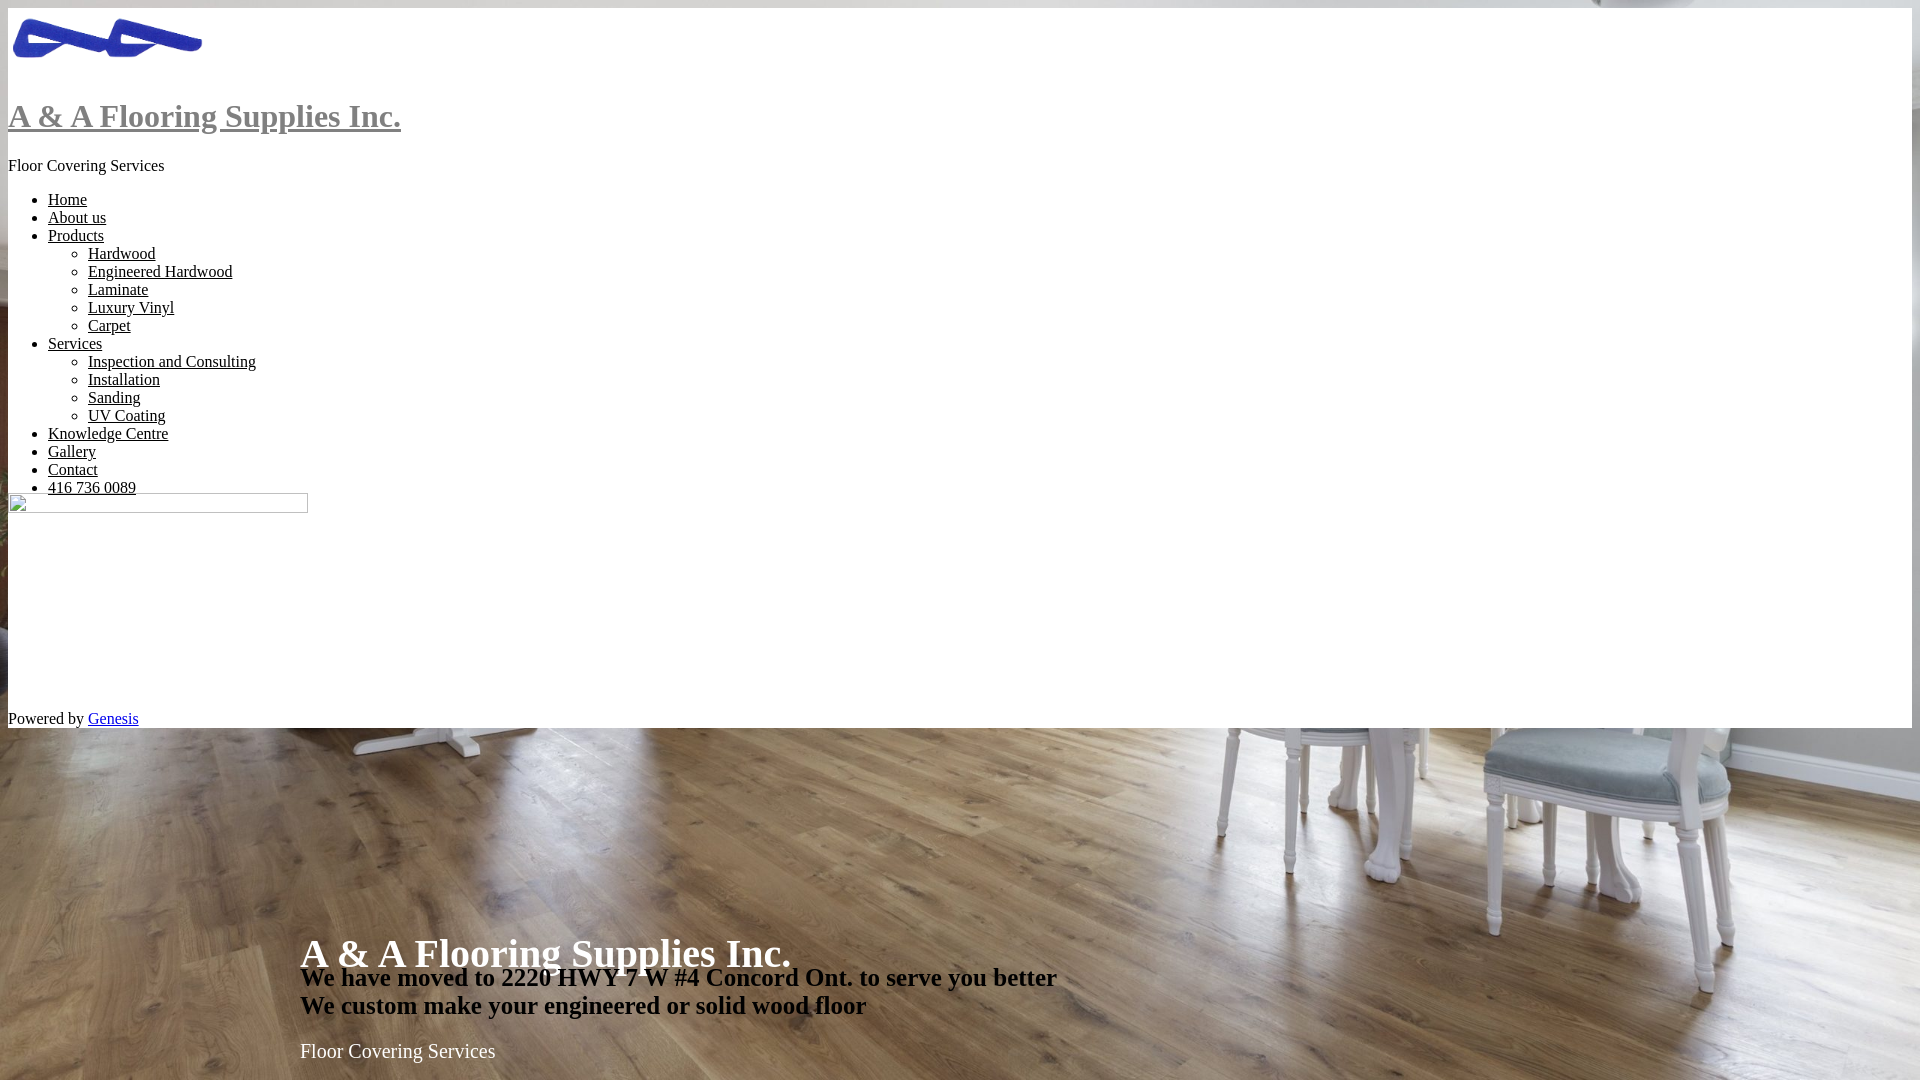 The width and height of the screenshot is (1920, 1080). Describe the element at coordinates (172, 361) in the screenshot. I see `'Inspection and Consulting'` at that location.